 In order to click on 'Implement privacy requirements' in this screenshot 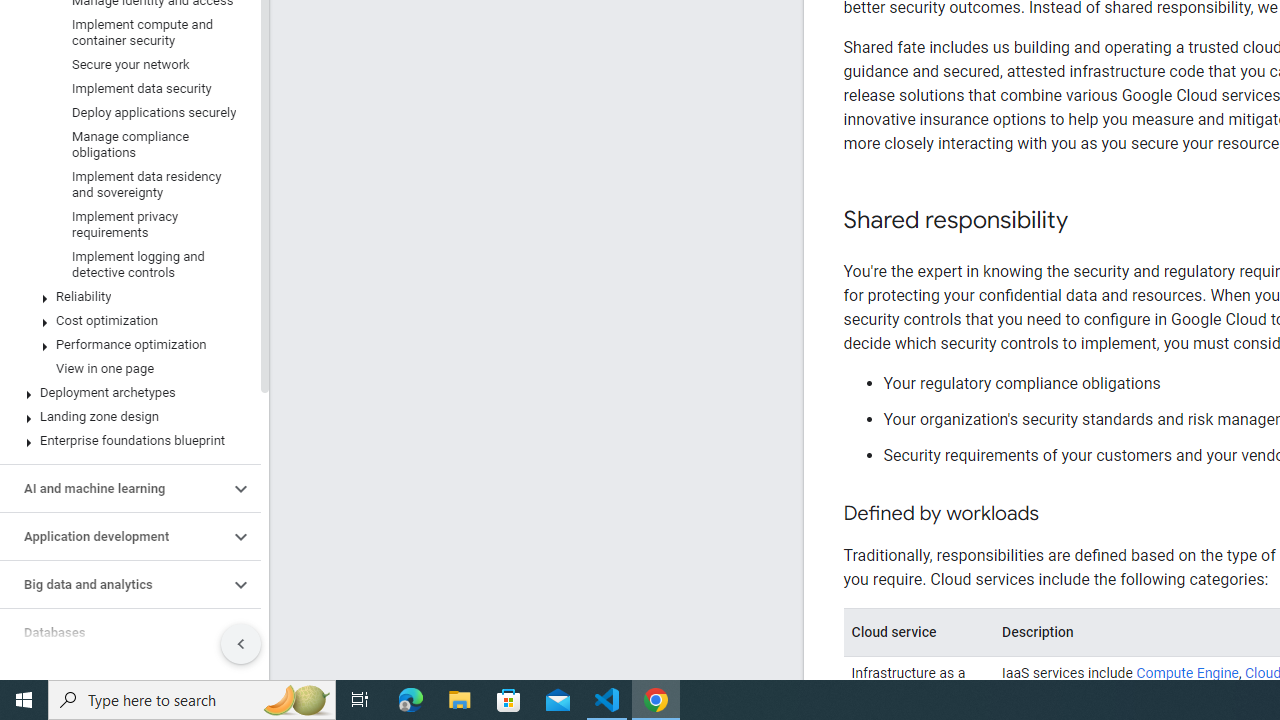, I will do `click(125, 225)`.